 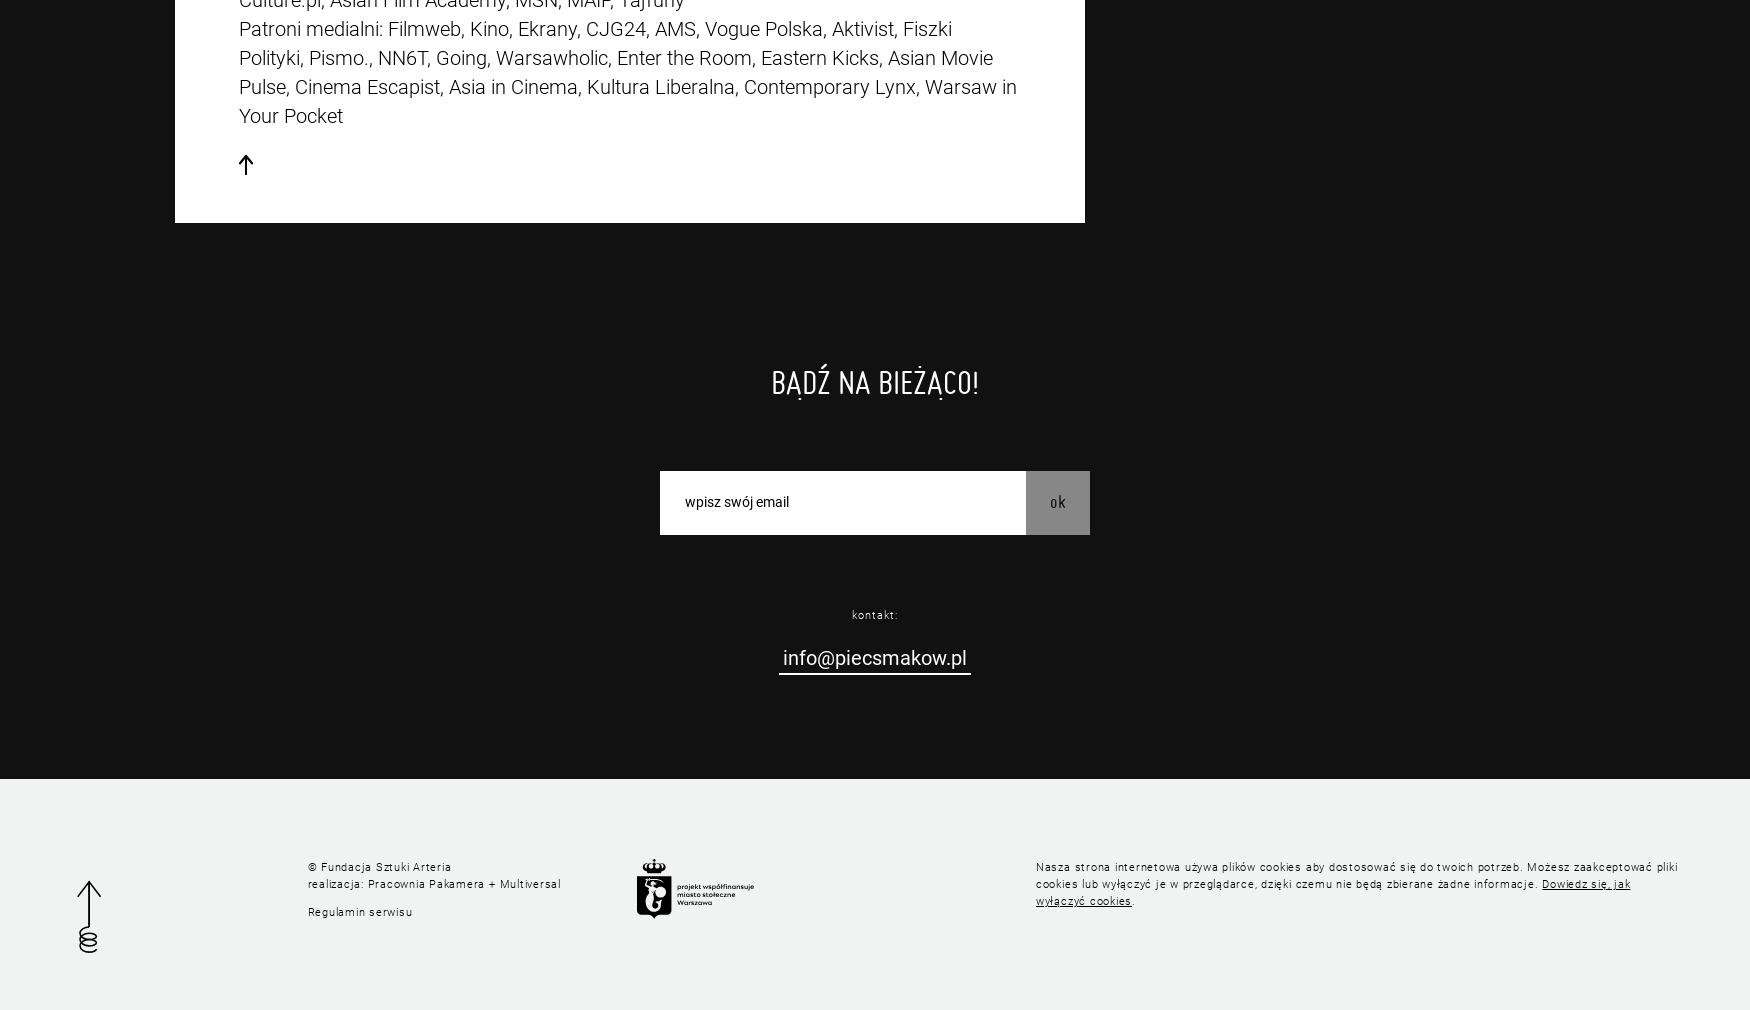 What do you see at coordinates (305, 912) in the screenshot?
I see `'Regulamin serwisu'` at bounding box center [305, 912].